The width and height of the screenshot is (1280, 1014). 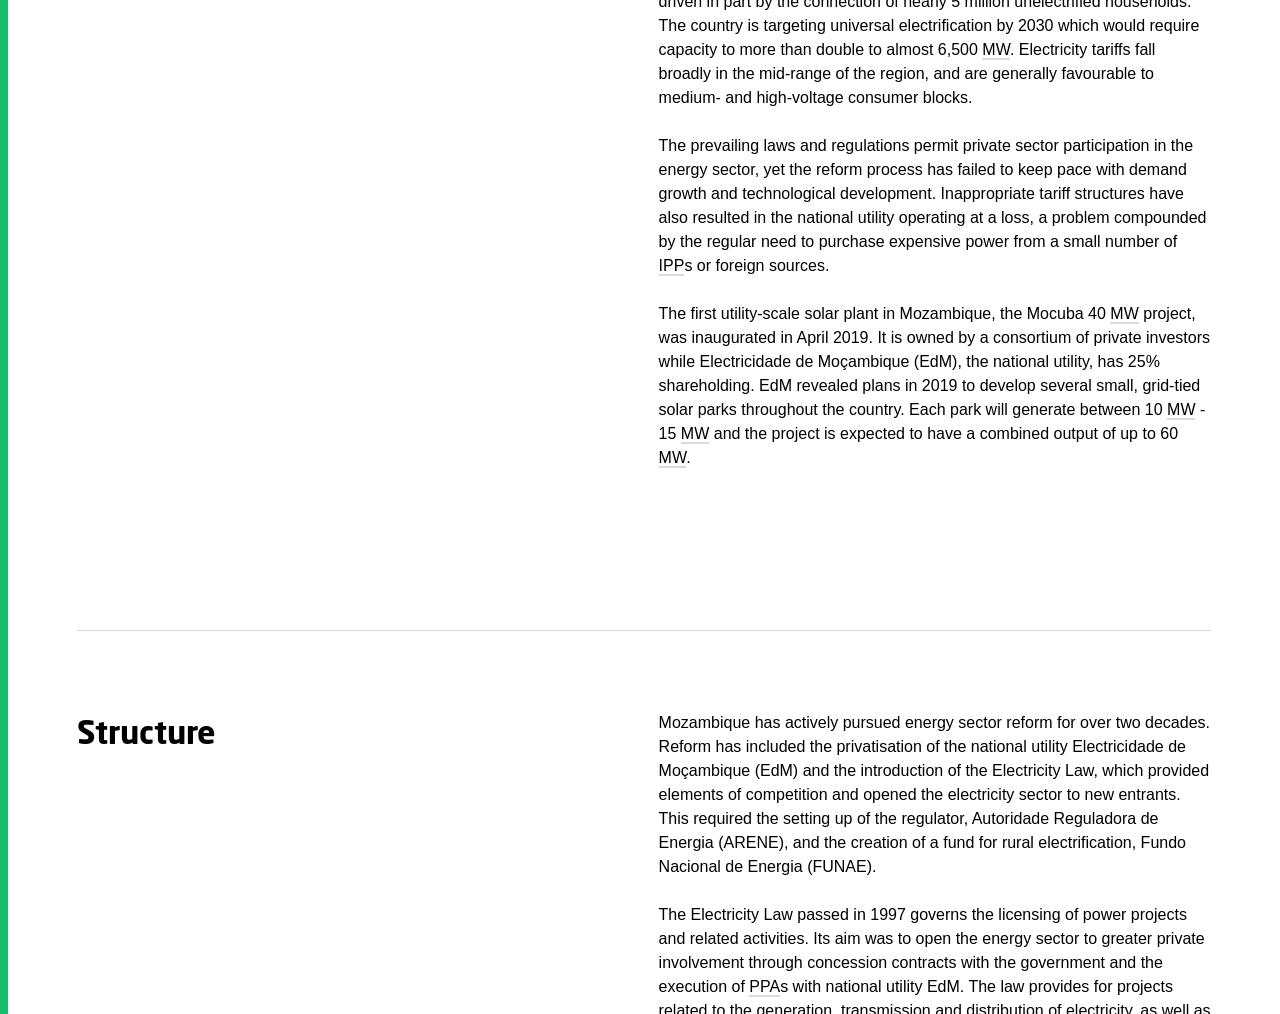 I want to click on 'project, was inaugurated in April 2019. It is owned by a consortium of private investors while Electricidade de Moçambique (EdM), the national utility, has 25% shareholding. EdM revealed plans in 2019 to develop several small, grid-tied solar parks throughout the country. Each park will generate between 10', so click(x=933, y=360).